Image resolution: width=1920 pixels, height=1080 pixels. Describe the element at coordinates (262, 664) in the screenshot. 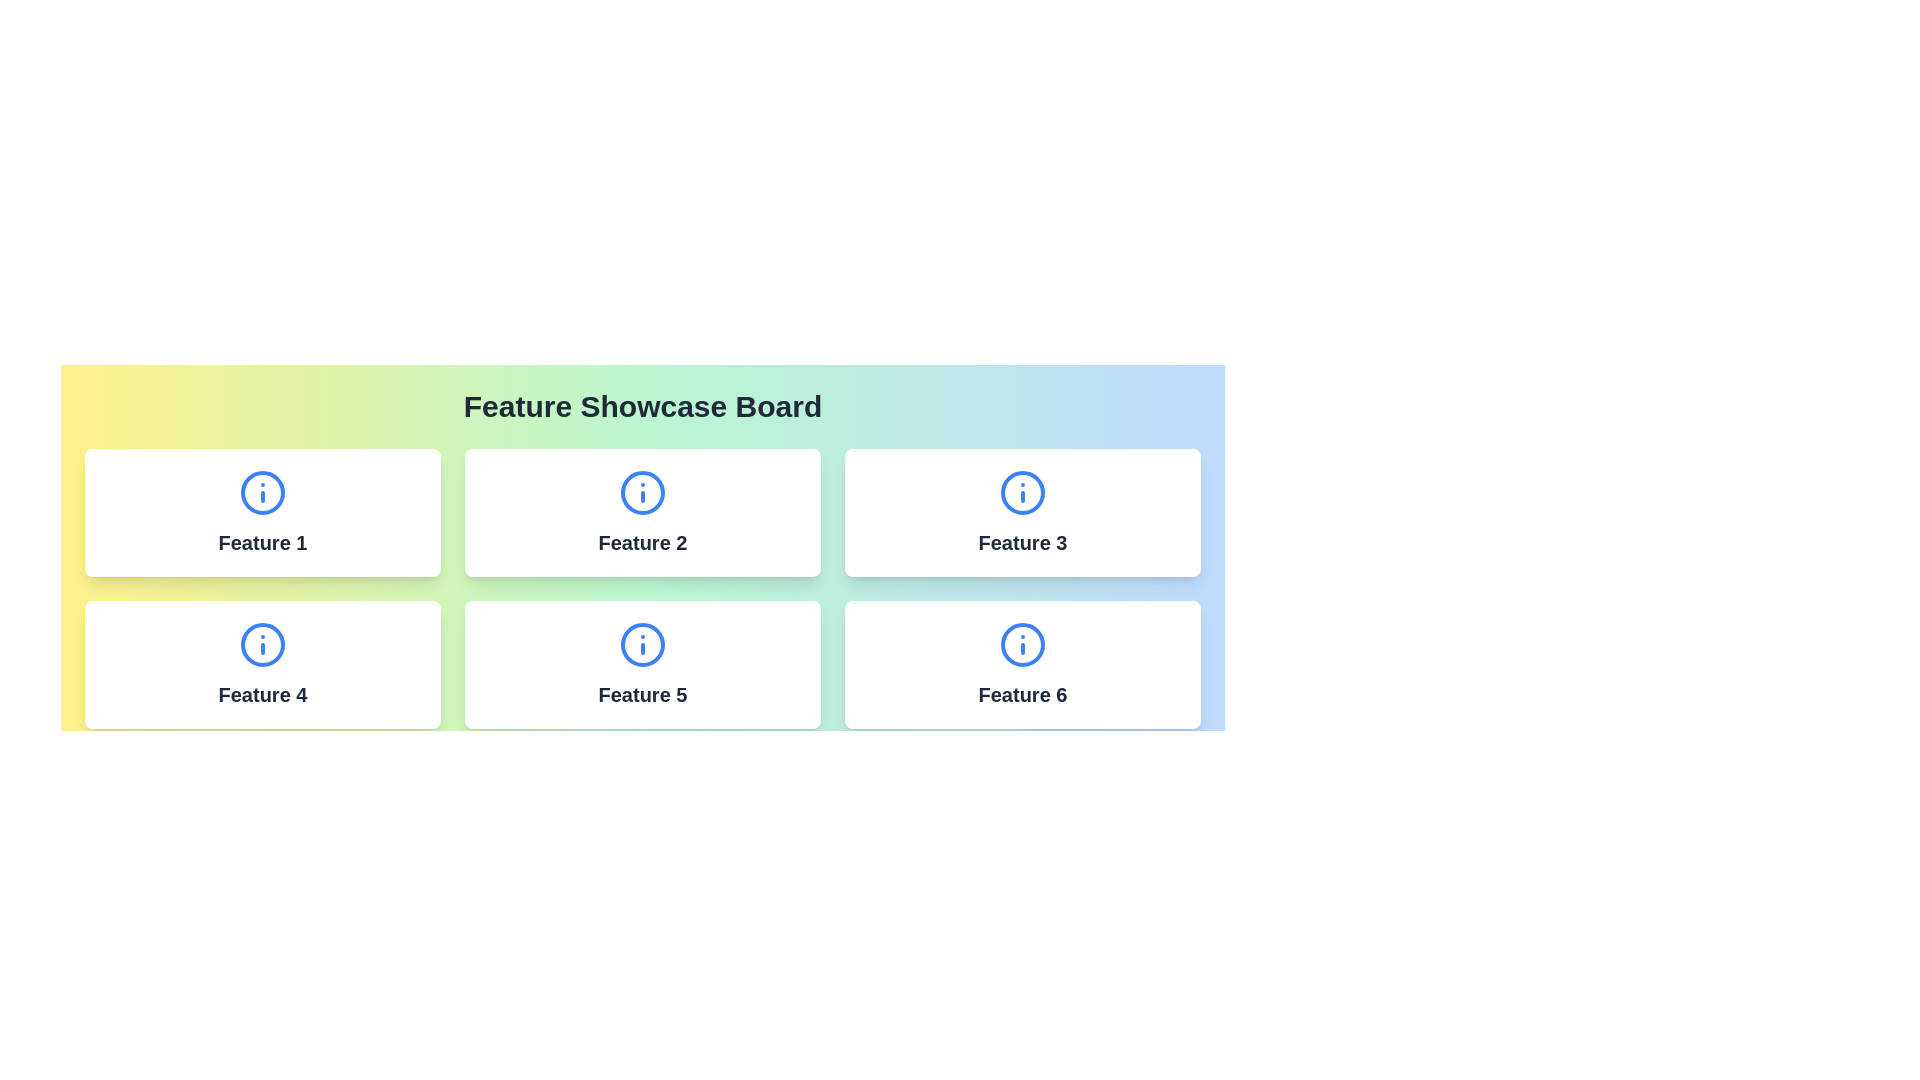

I see `description of the Card Item located in the second row of a 3x2 grid layout, which is positioned below 'Feature 1' and to the left of 'Feature 5'` at that location.